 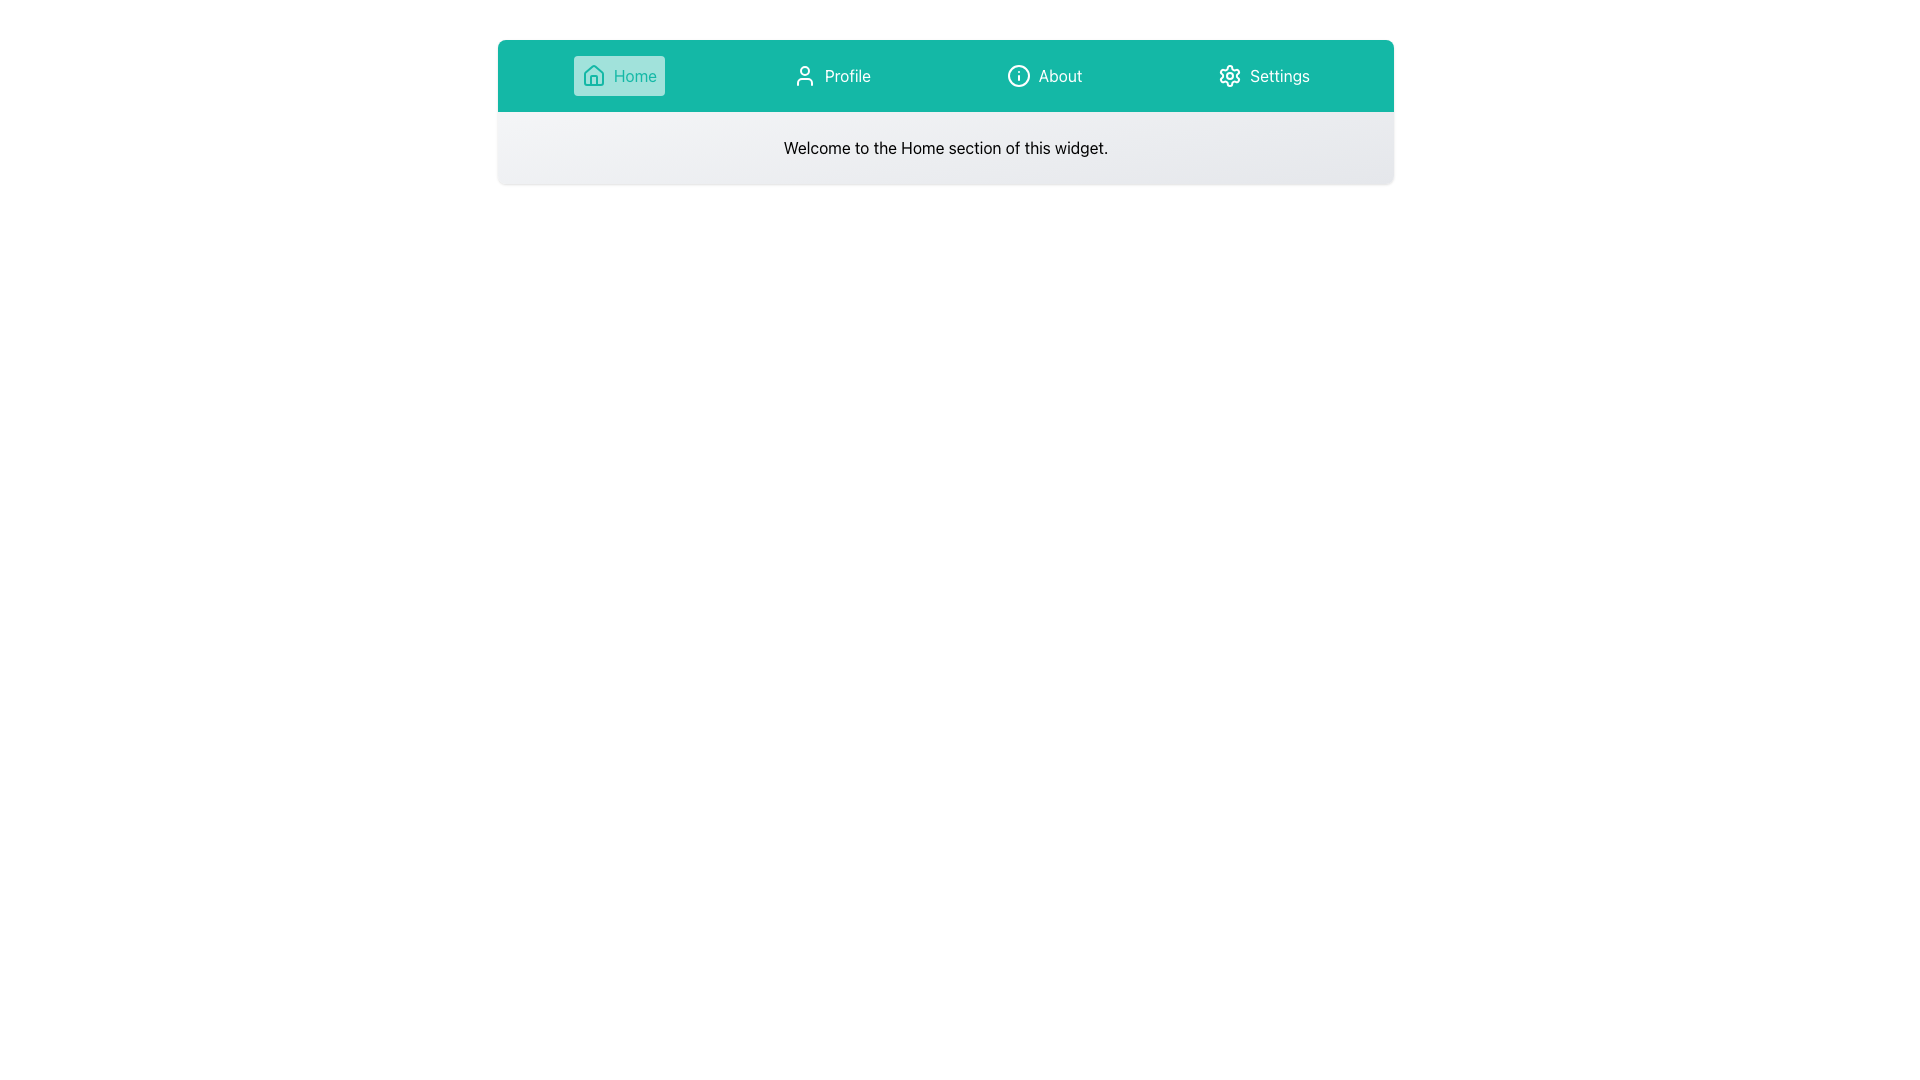 What do you see at coordinates (831, 75) in the screenshot?
I see `the 'Profile' navigation button, which is the second button in a horizontal navigation bar containing 'Home', 'Profile', 'About', and 'Settings'` at bounding box center [831, 75].